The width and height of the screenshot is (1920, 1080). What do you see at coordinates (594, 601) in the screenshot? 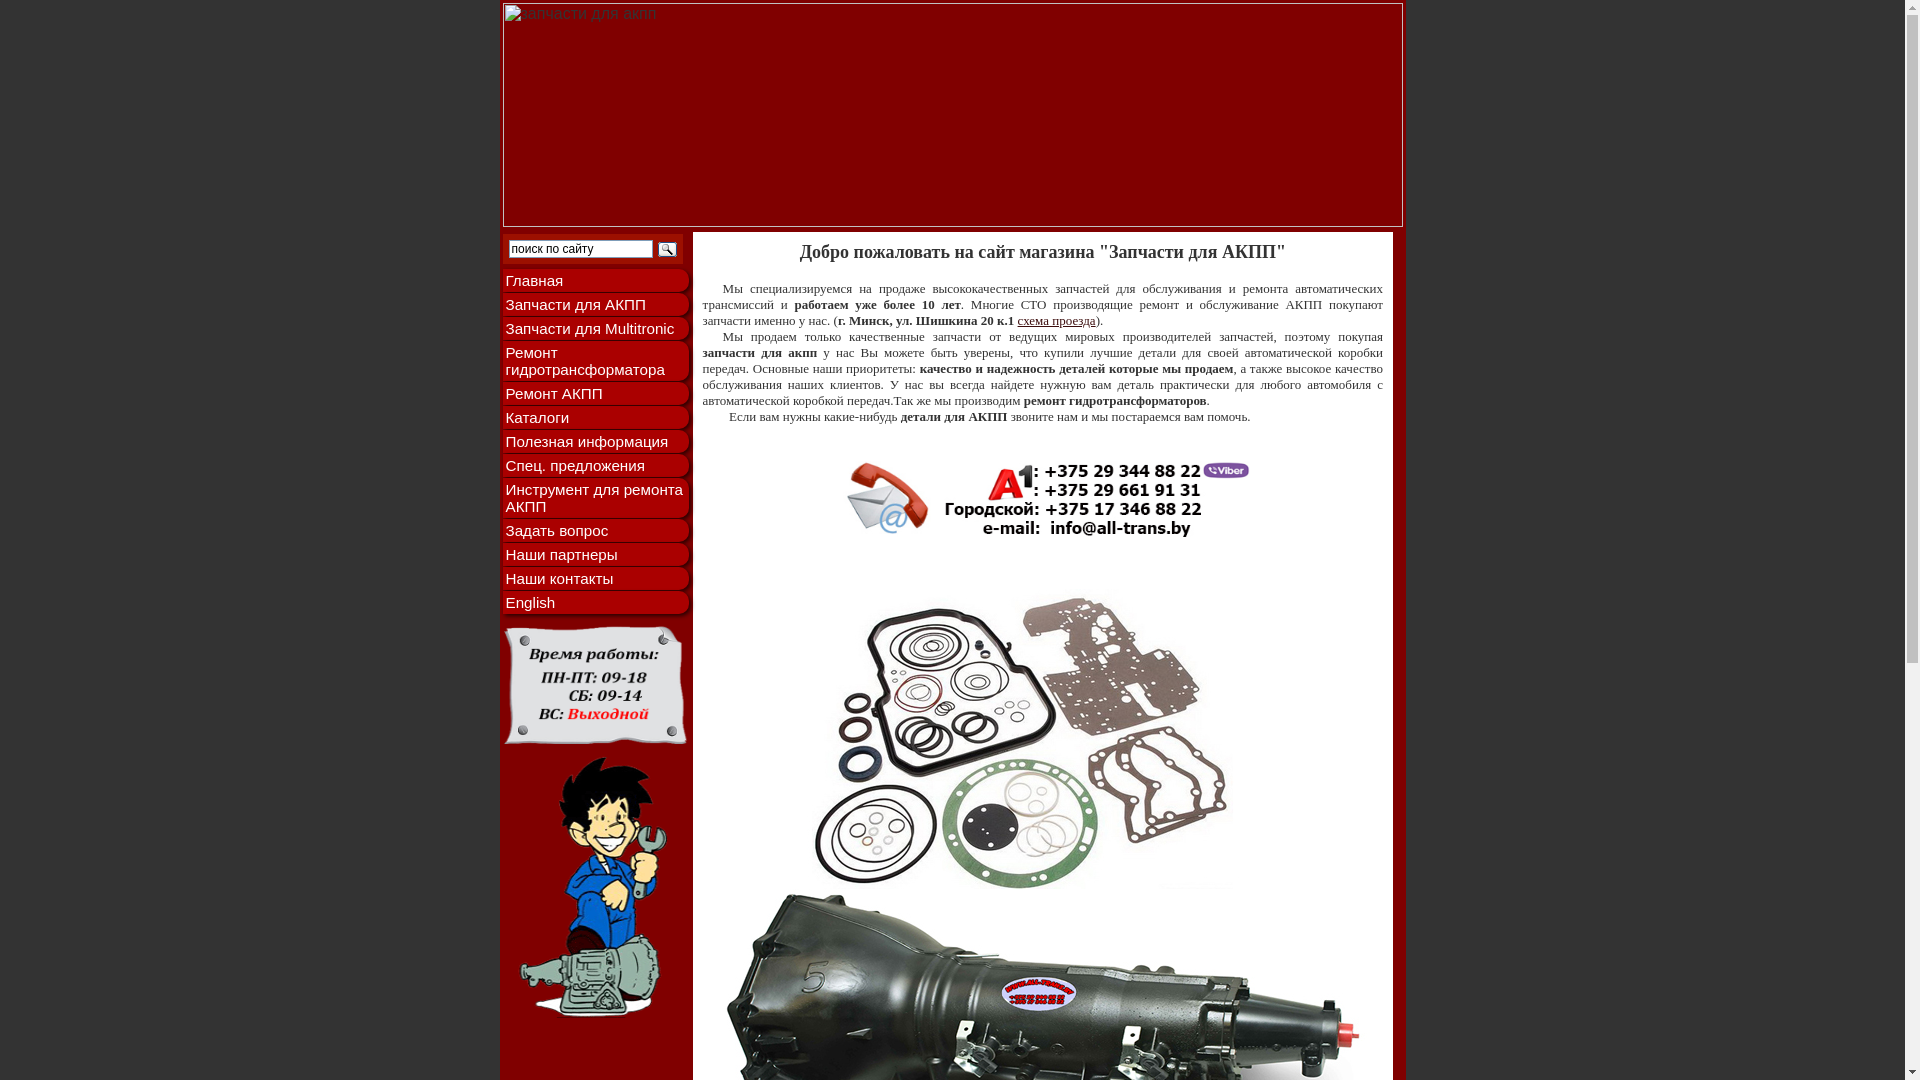
I see `'English'` at bounding box center [594, 601].